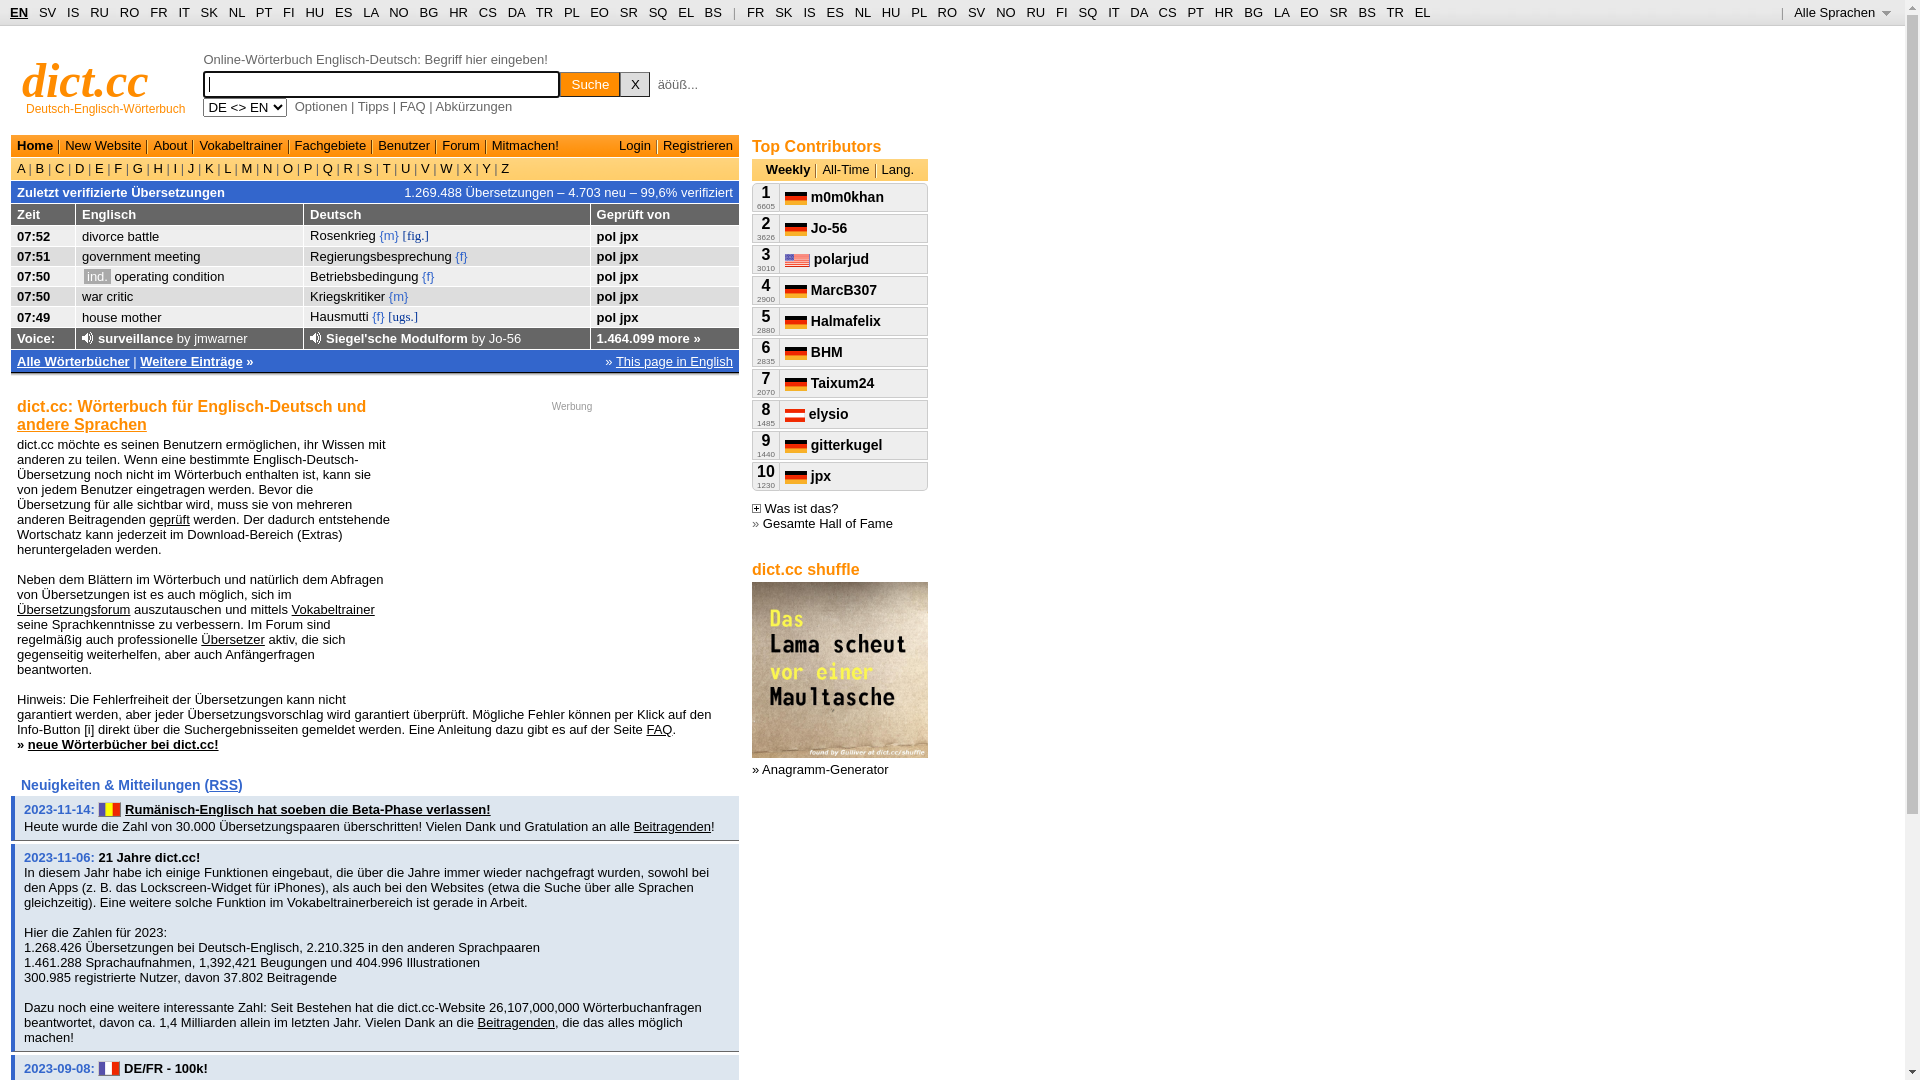  What do you see at coordinates (398, 12) in the screenshot?
I see `'NO'` at bounding box center [398, 12].